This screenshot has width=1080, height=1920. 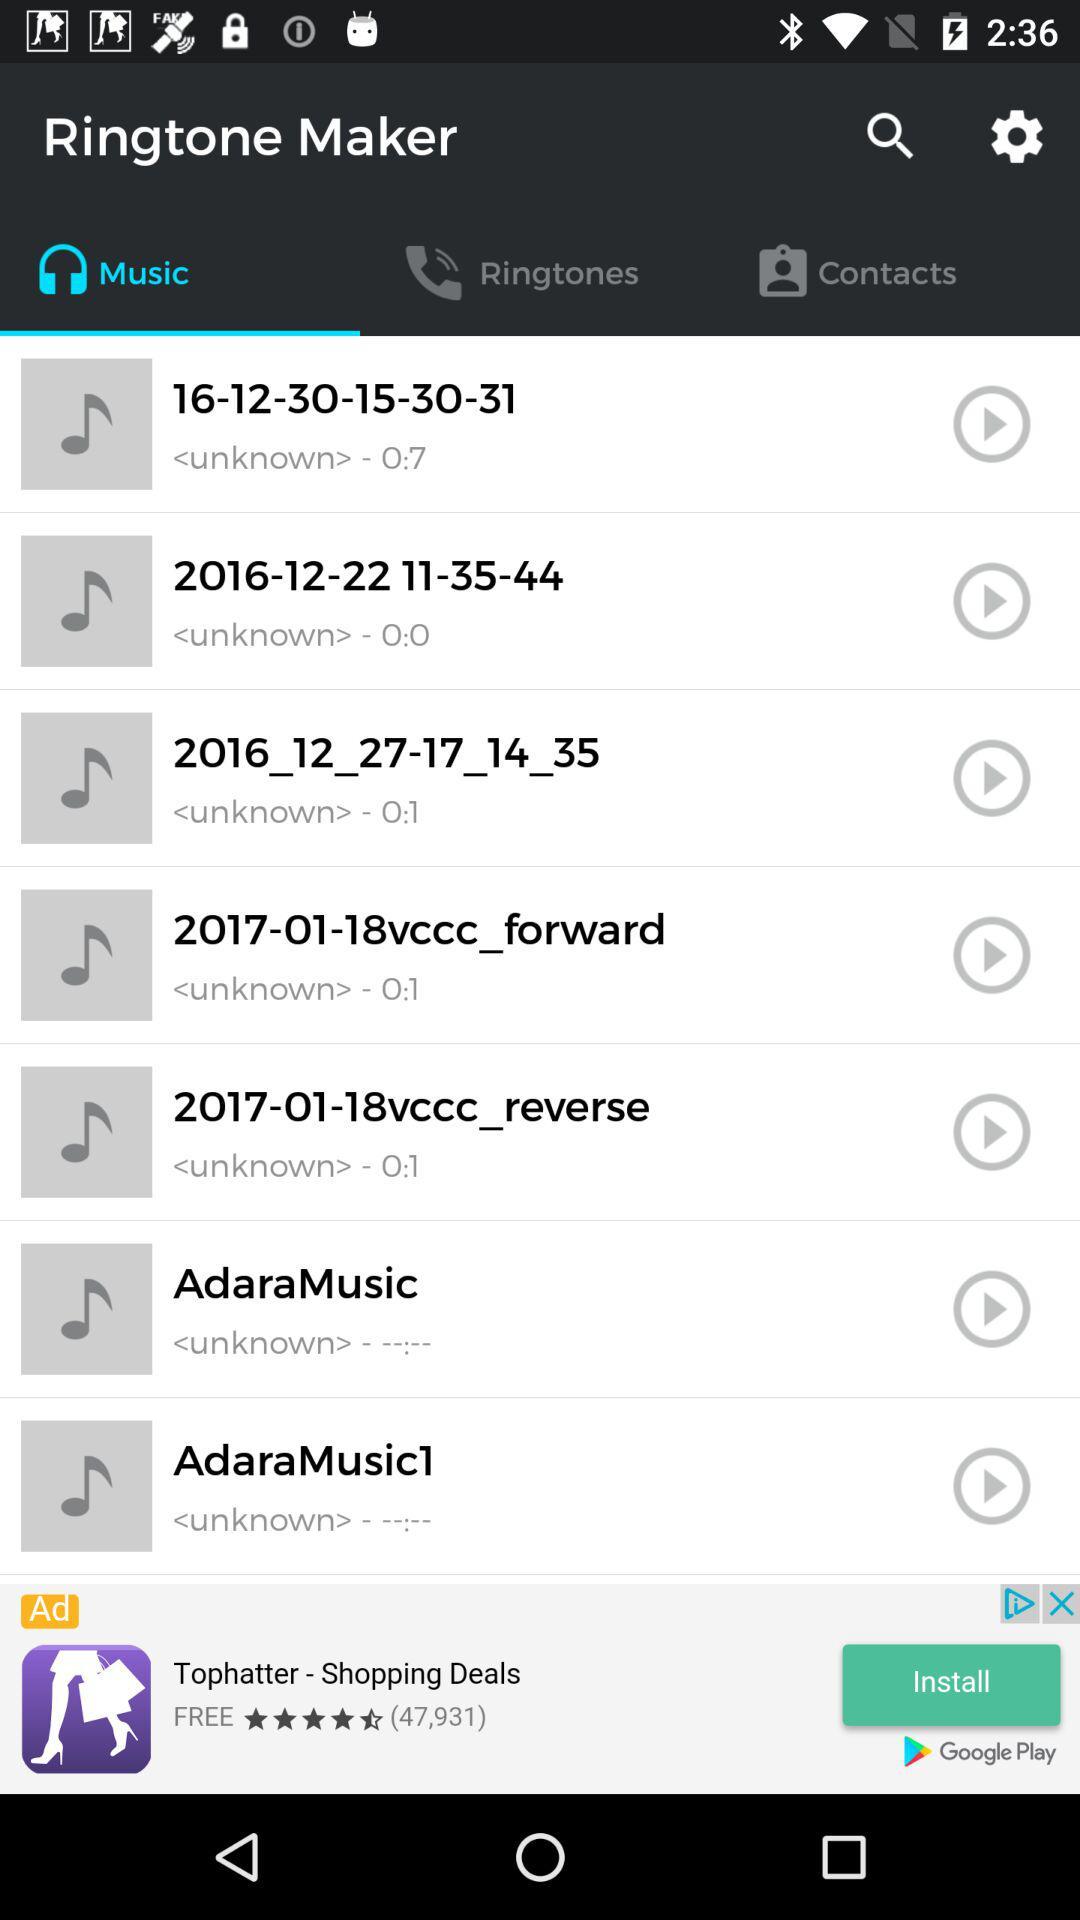 I want to click on advertisement page, so click(x=540, y=1688).